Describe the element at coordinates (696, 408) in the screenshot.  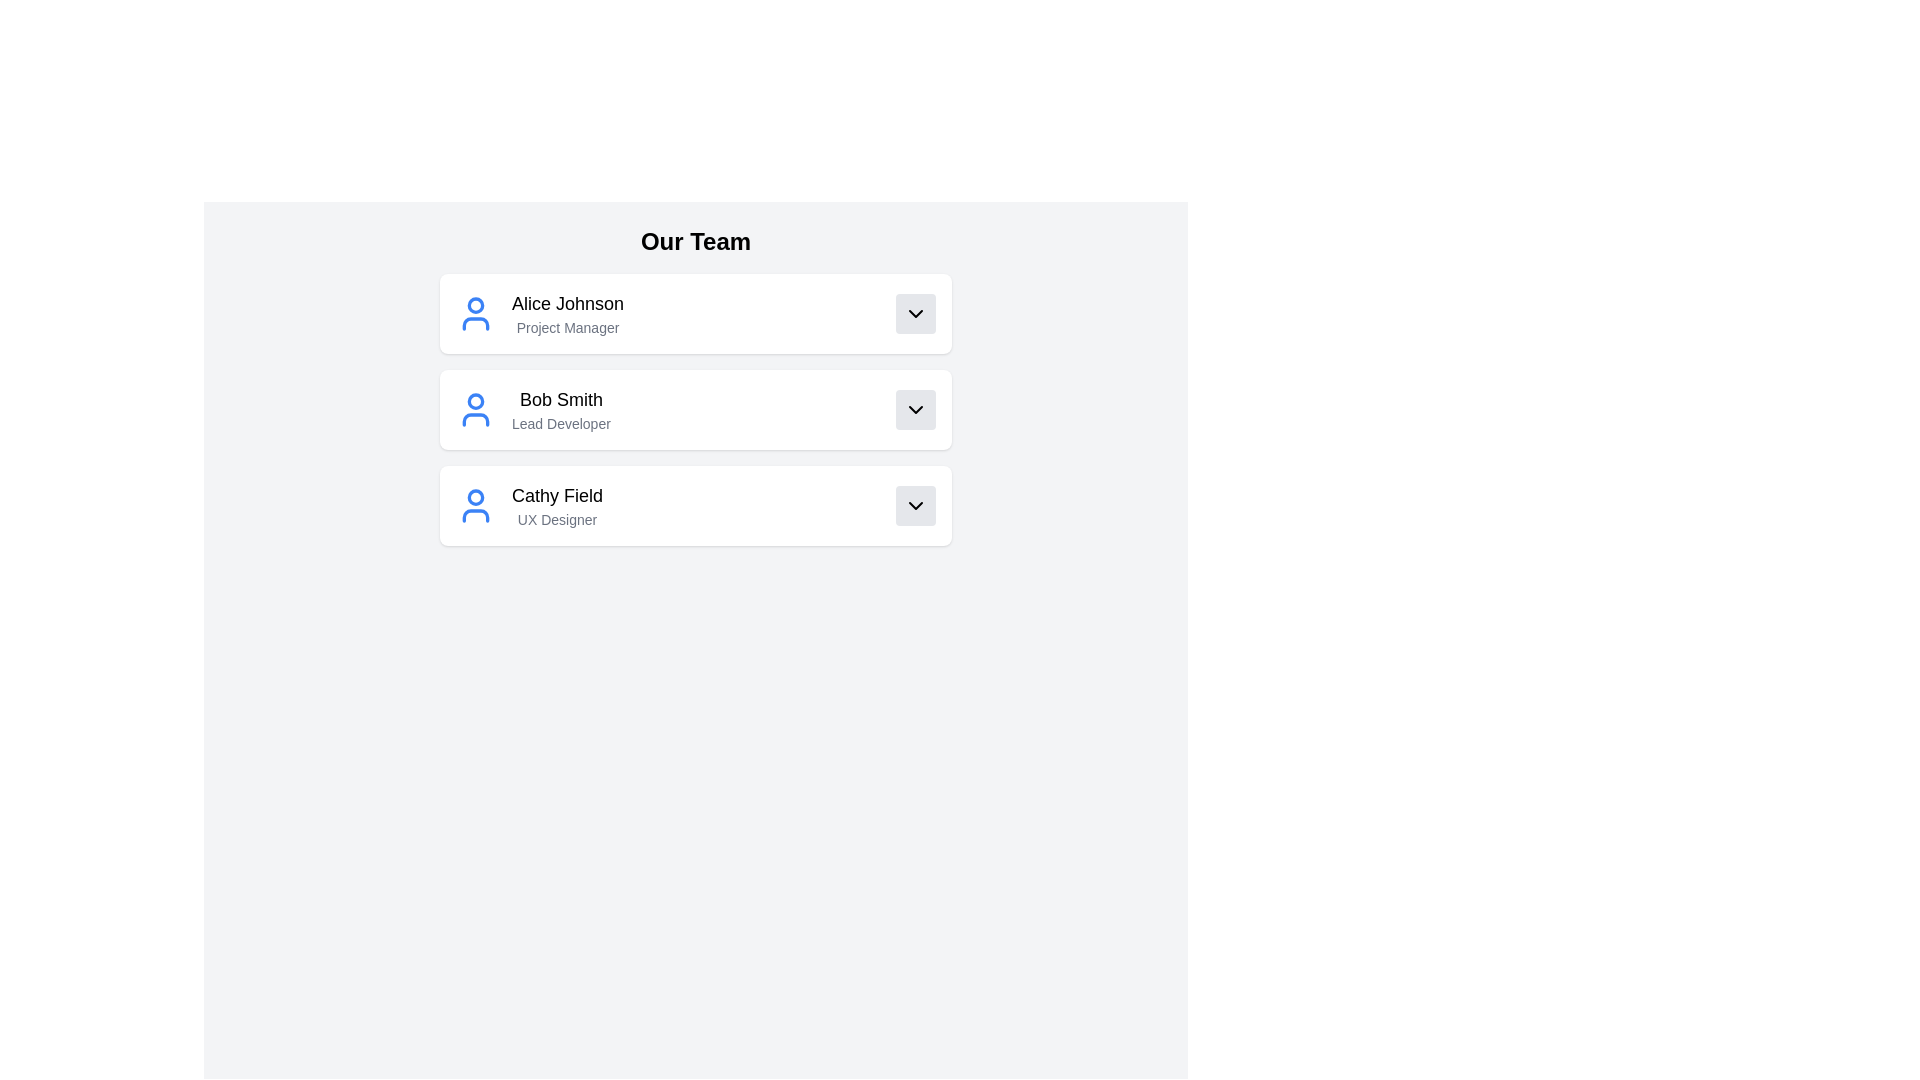
I see `the team member profile for 'Bob Smith, Lead Developer'` at that location.